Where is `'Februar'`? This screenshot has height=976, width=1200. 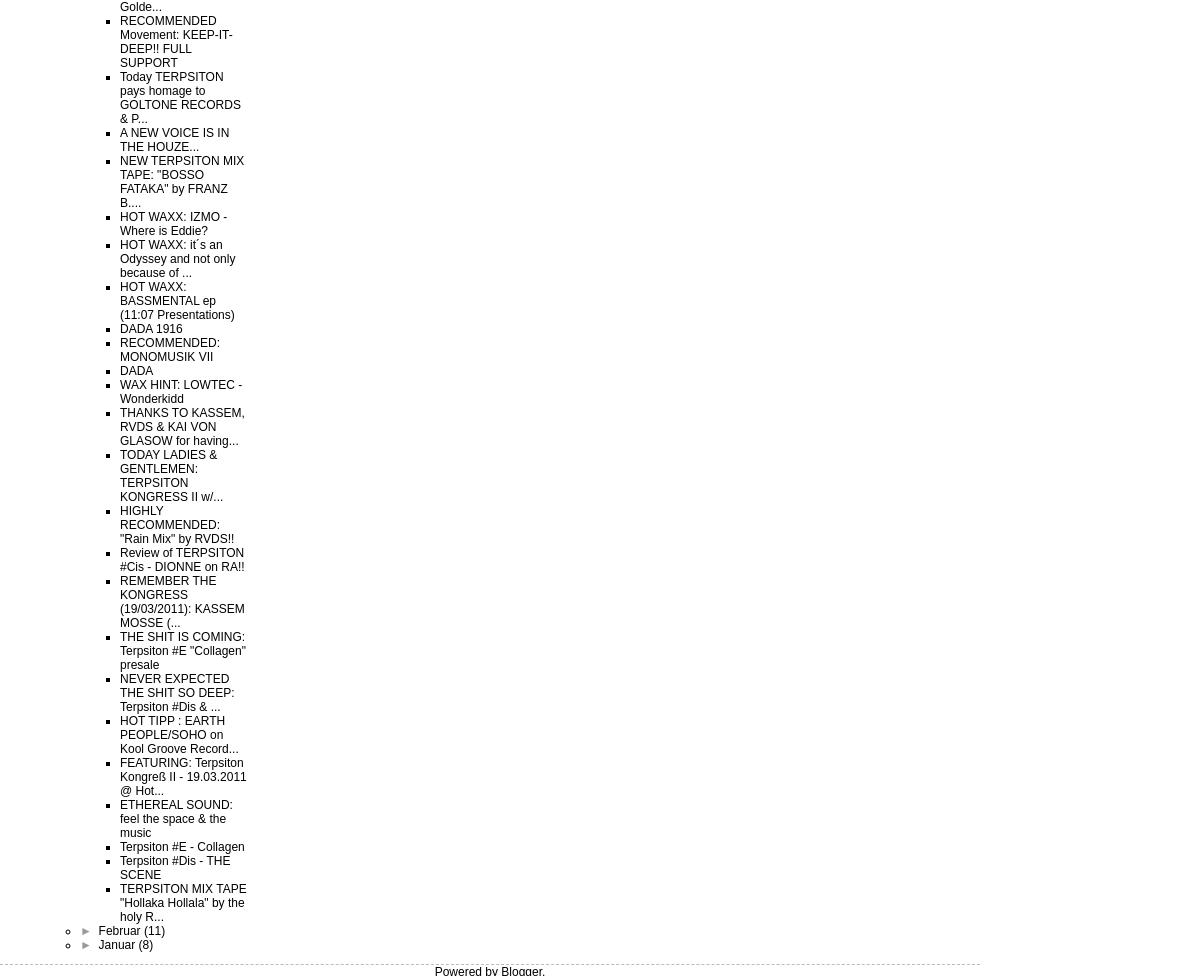 'Februar' is located at coordinates (120, 930).